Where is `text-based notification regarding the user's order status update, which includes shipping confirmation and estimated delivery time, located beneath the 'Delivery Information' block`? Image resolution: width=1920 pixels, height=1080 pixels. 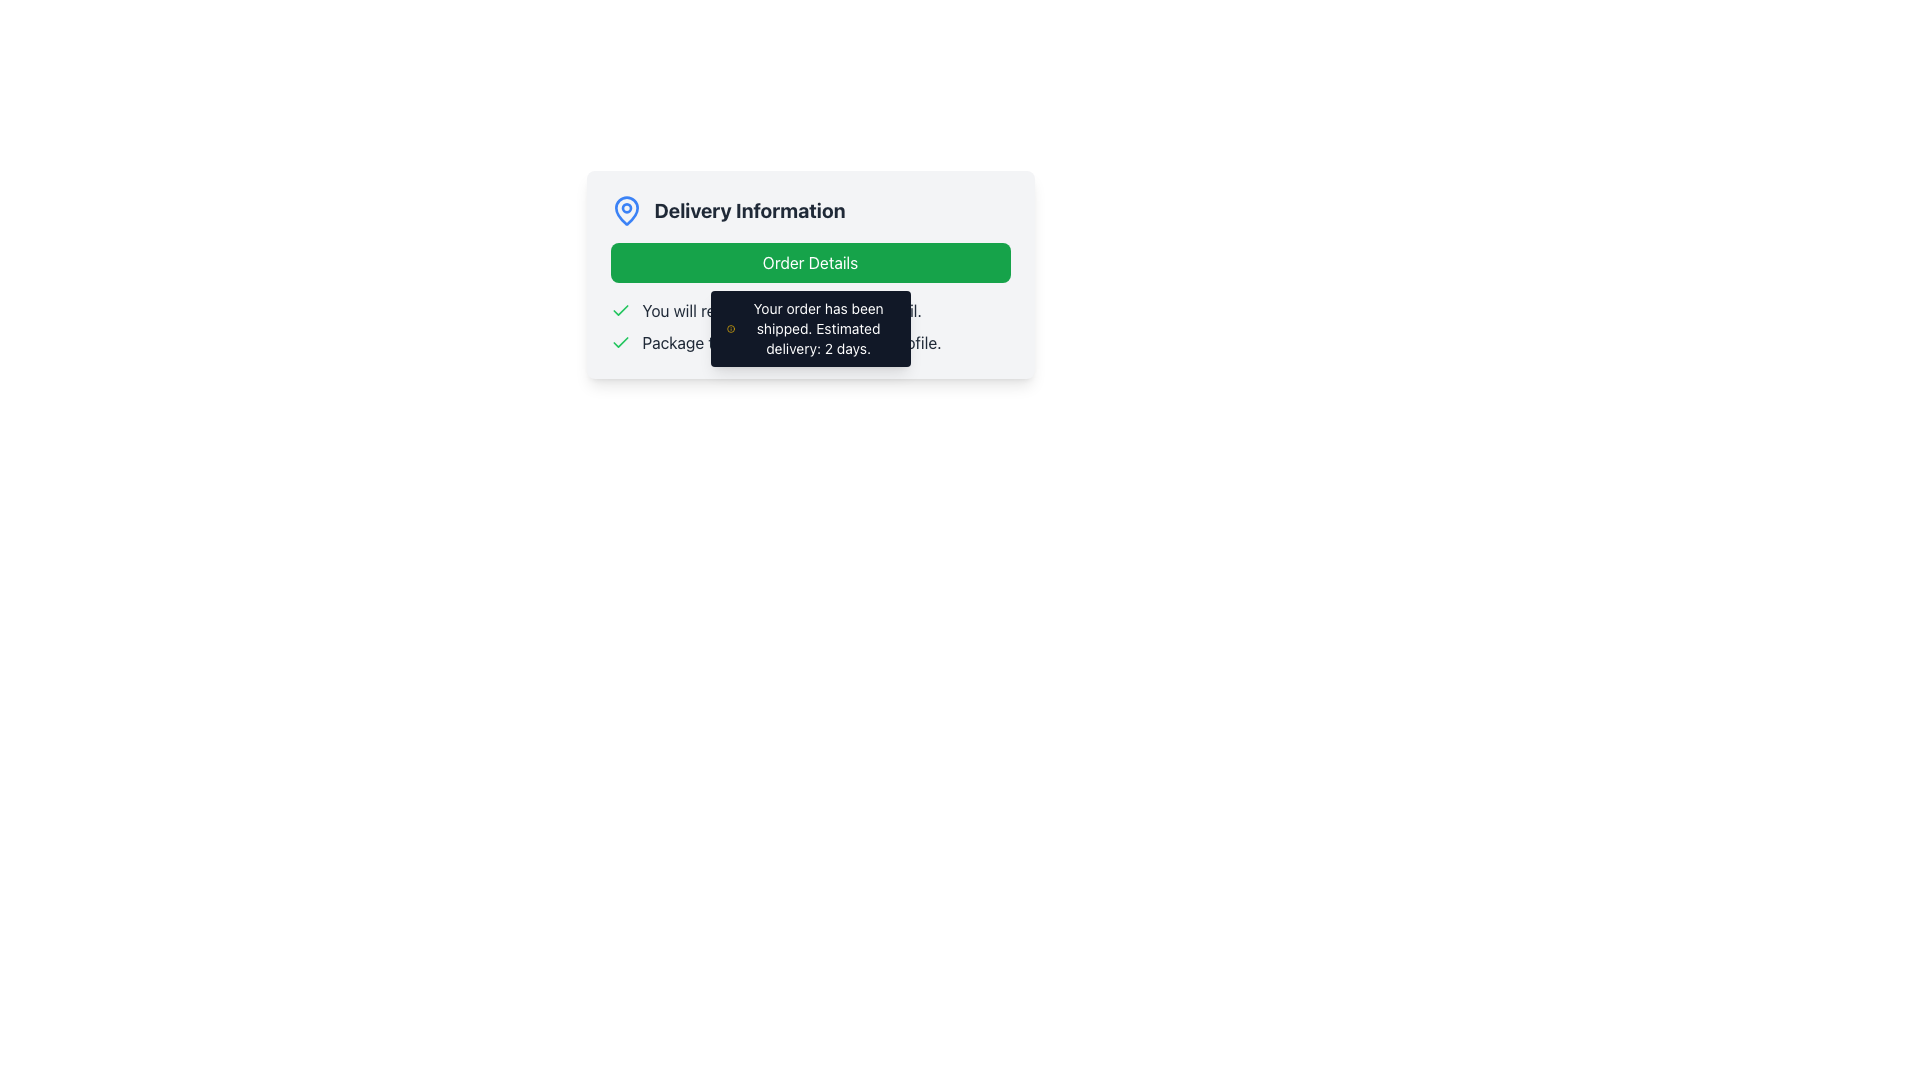
text-based notification regarding the user's order status update, which includes shipping confirmation and estimated delivery time, located beneath the 'Delivery Information' block is located at coordinates (810, 327).